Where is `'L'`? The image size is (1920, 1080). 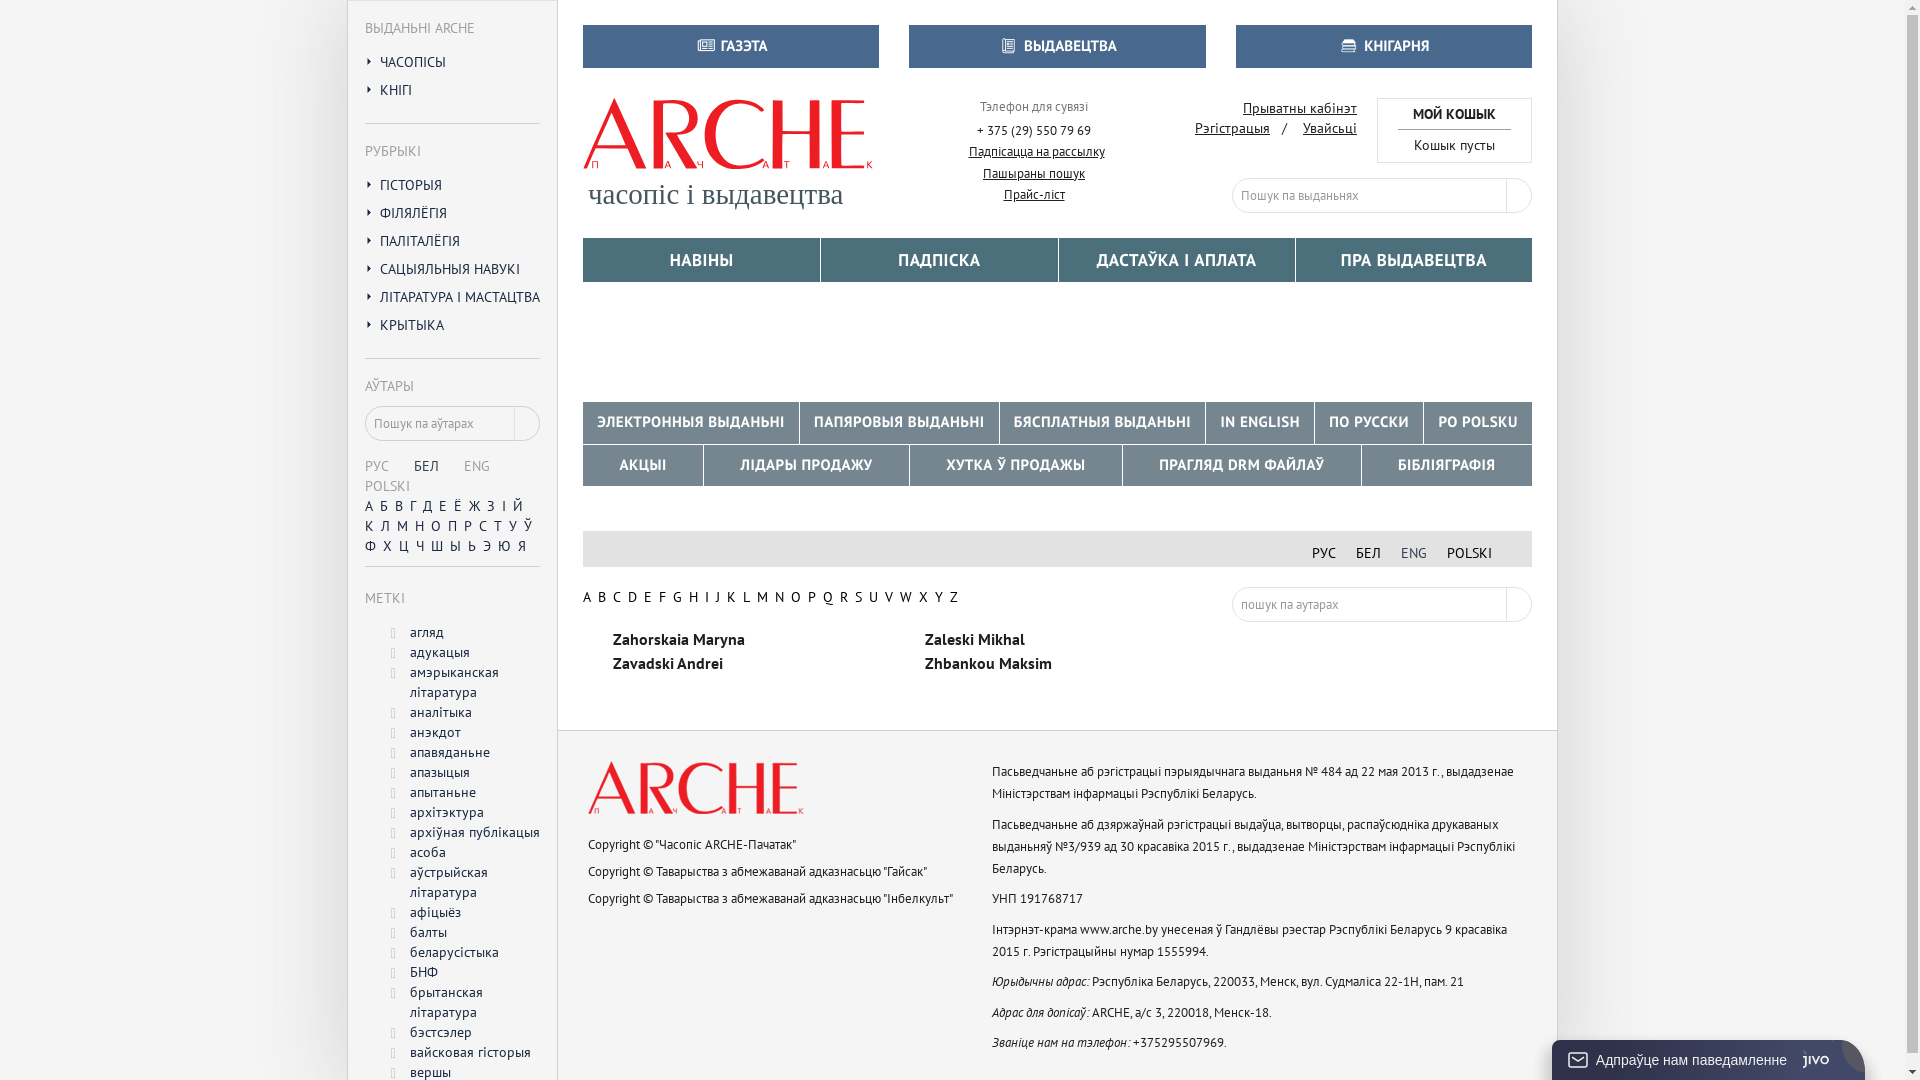 'L' is located at coordinates (745, 596).